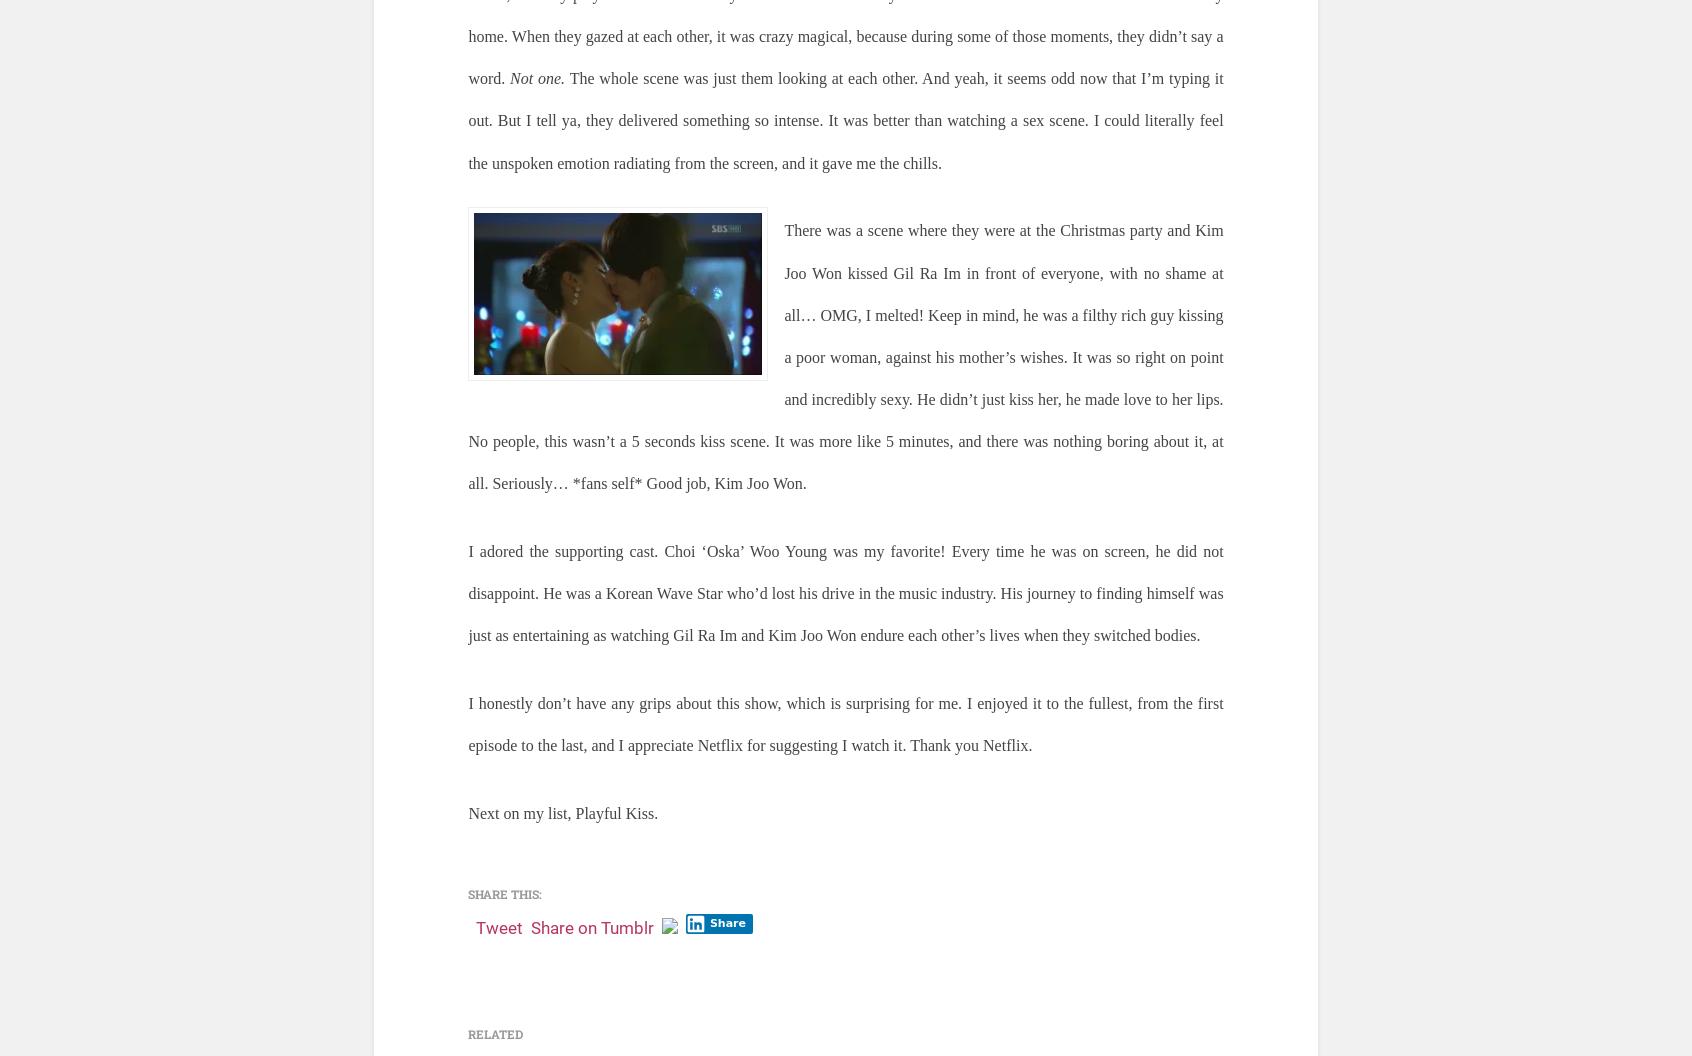 This screenshot has height=1056, width=1692. Describe the element at coordinates (505, 893) in the screenshot. I see `'Share this:'` at that location.